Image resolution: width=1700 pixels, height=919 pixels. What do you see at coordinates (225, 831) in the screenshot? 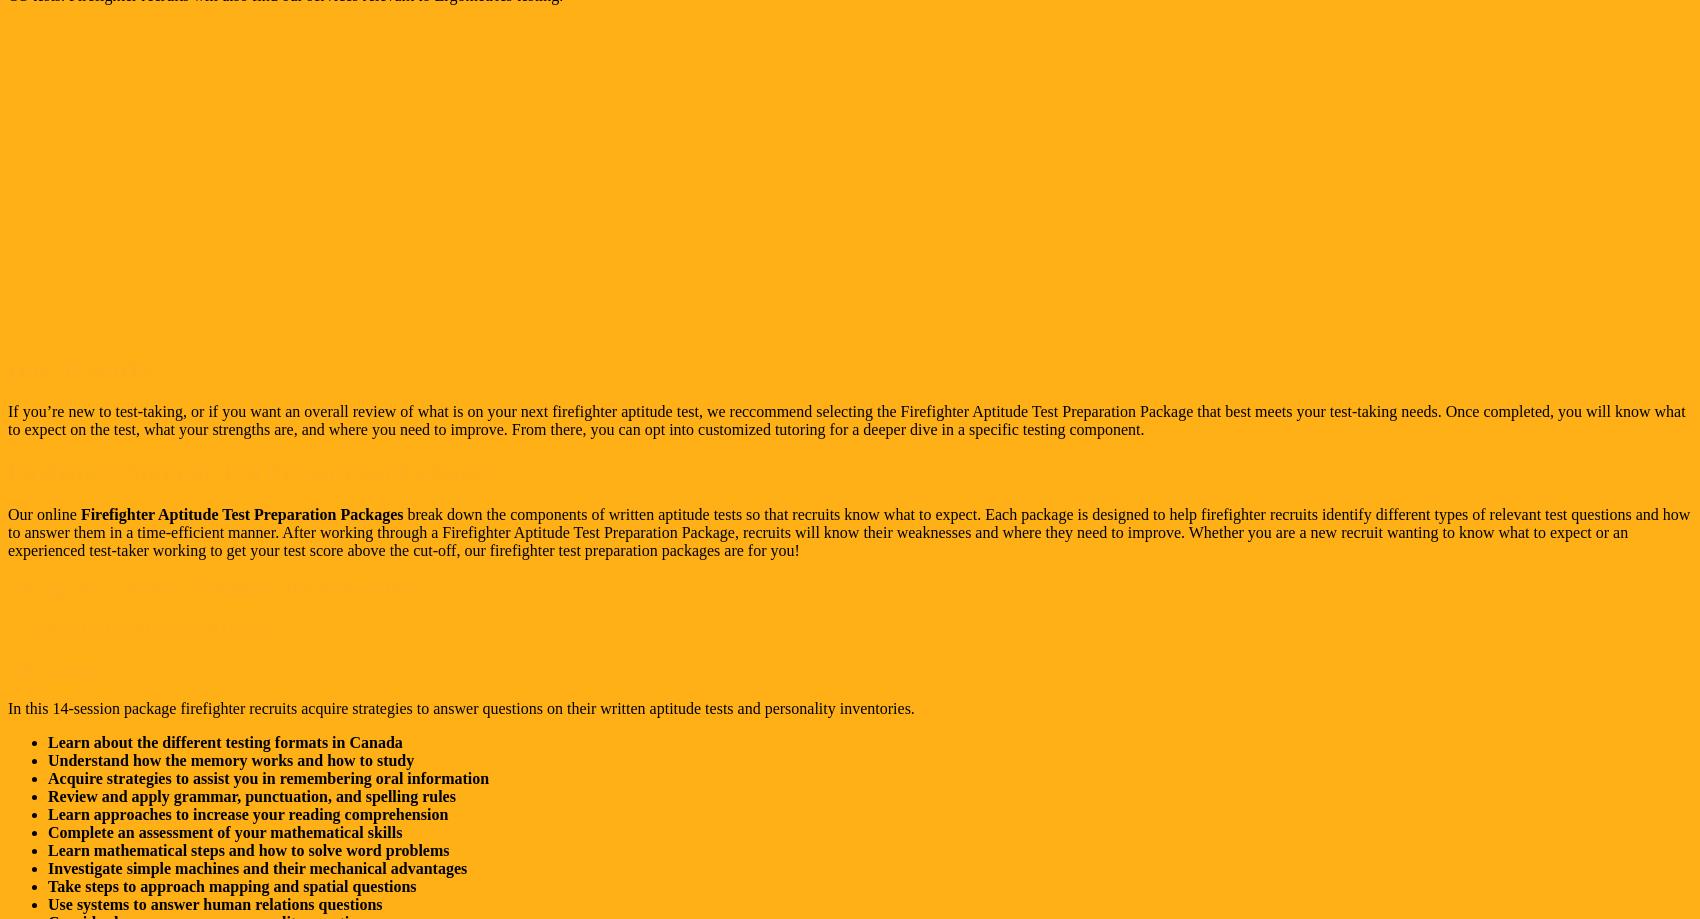
I see `'Complete an assessment of your mathematical skills'` at bounding box center [225, 831].